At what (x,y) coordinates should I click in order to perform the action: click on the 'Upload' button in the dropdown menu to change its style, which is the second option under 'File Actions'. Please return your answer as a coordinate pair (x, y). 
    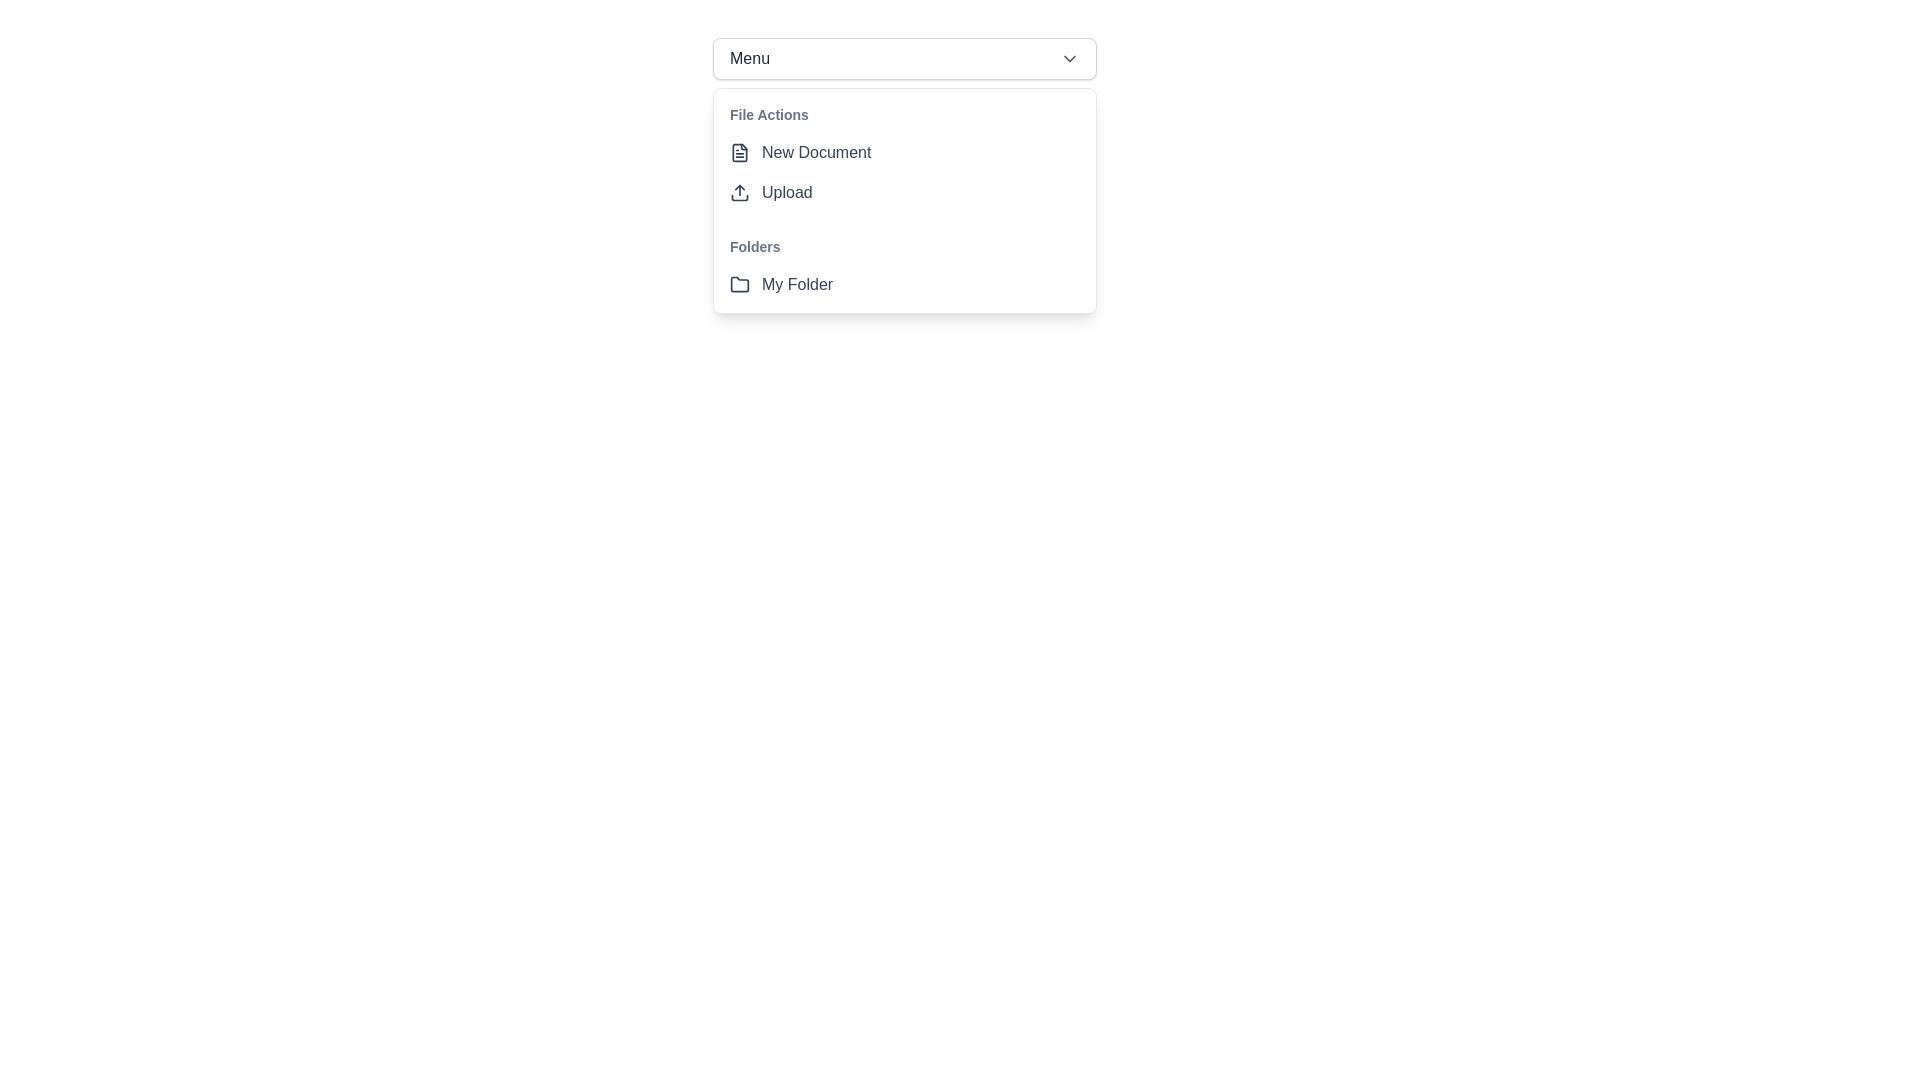
    Looking at the image, I should click on (904, 192).